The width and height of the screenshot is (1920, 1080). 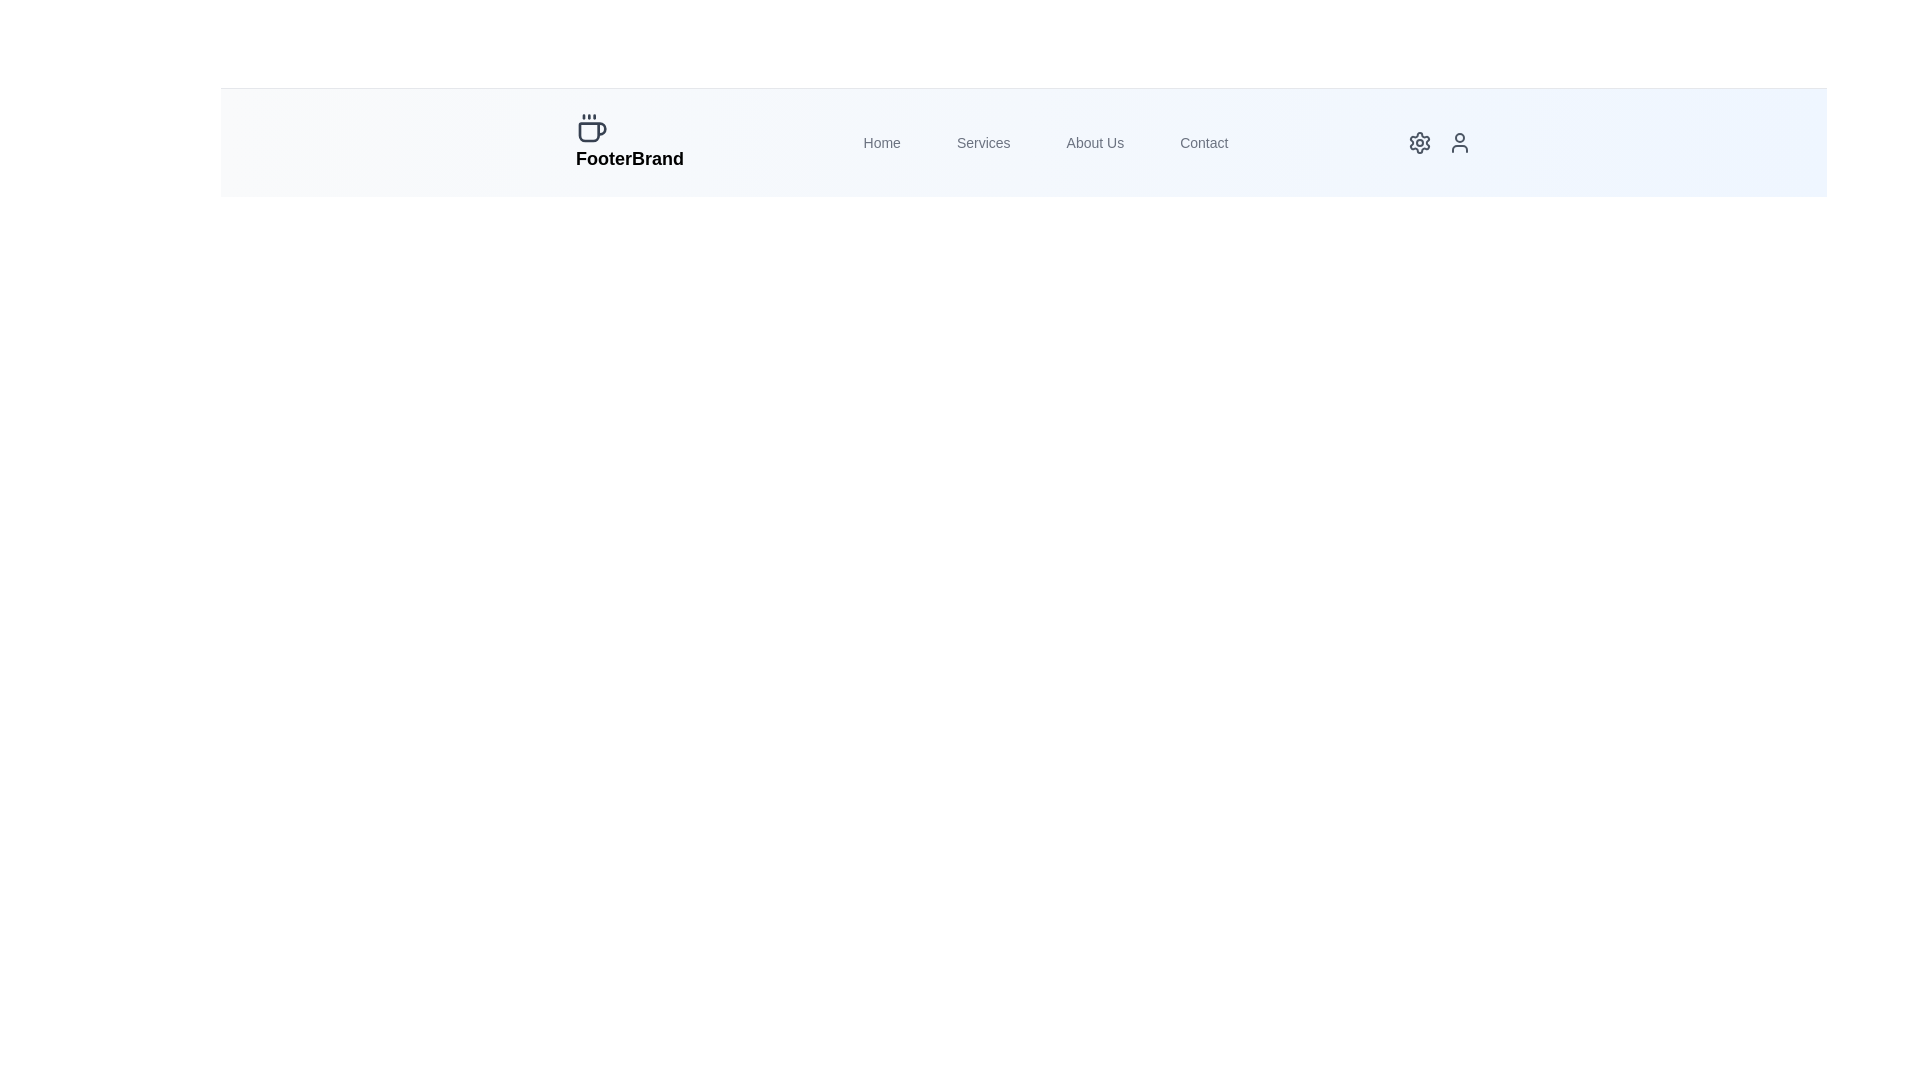 I want to click on the 'Services' text link located in the navigation menu, positioned between 'Home' and 'About Us', so click(x=983, y=141).